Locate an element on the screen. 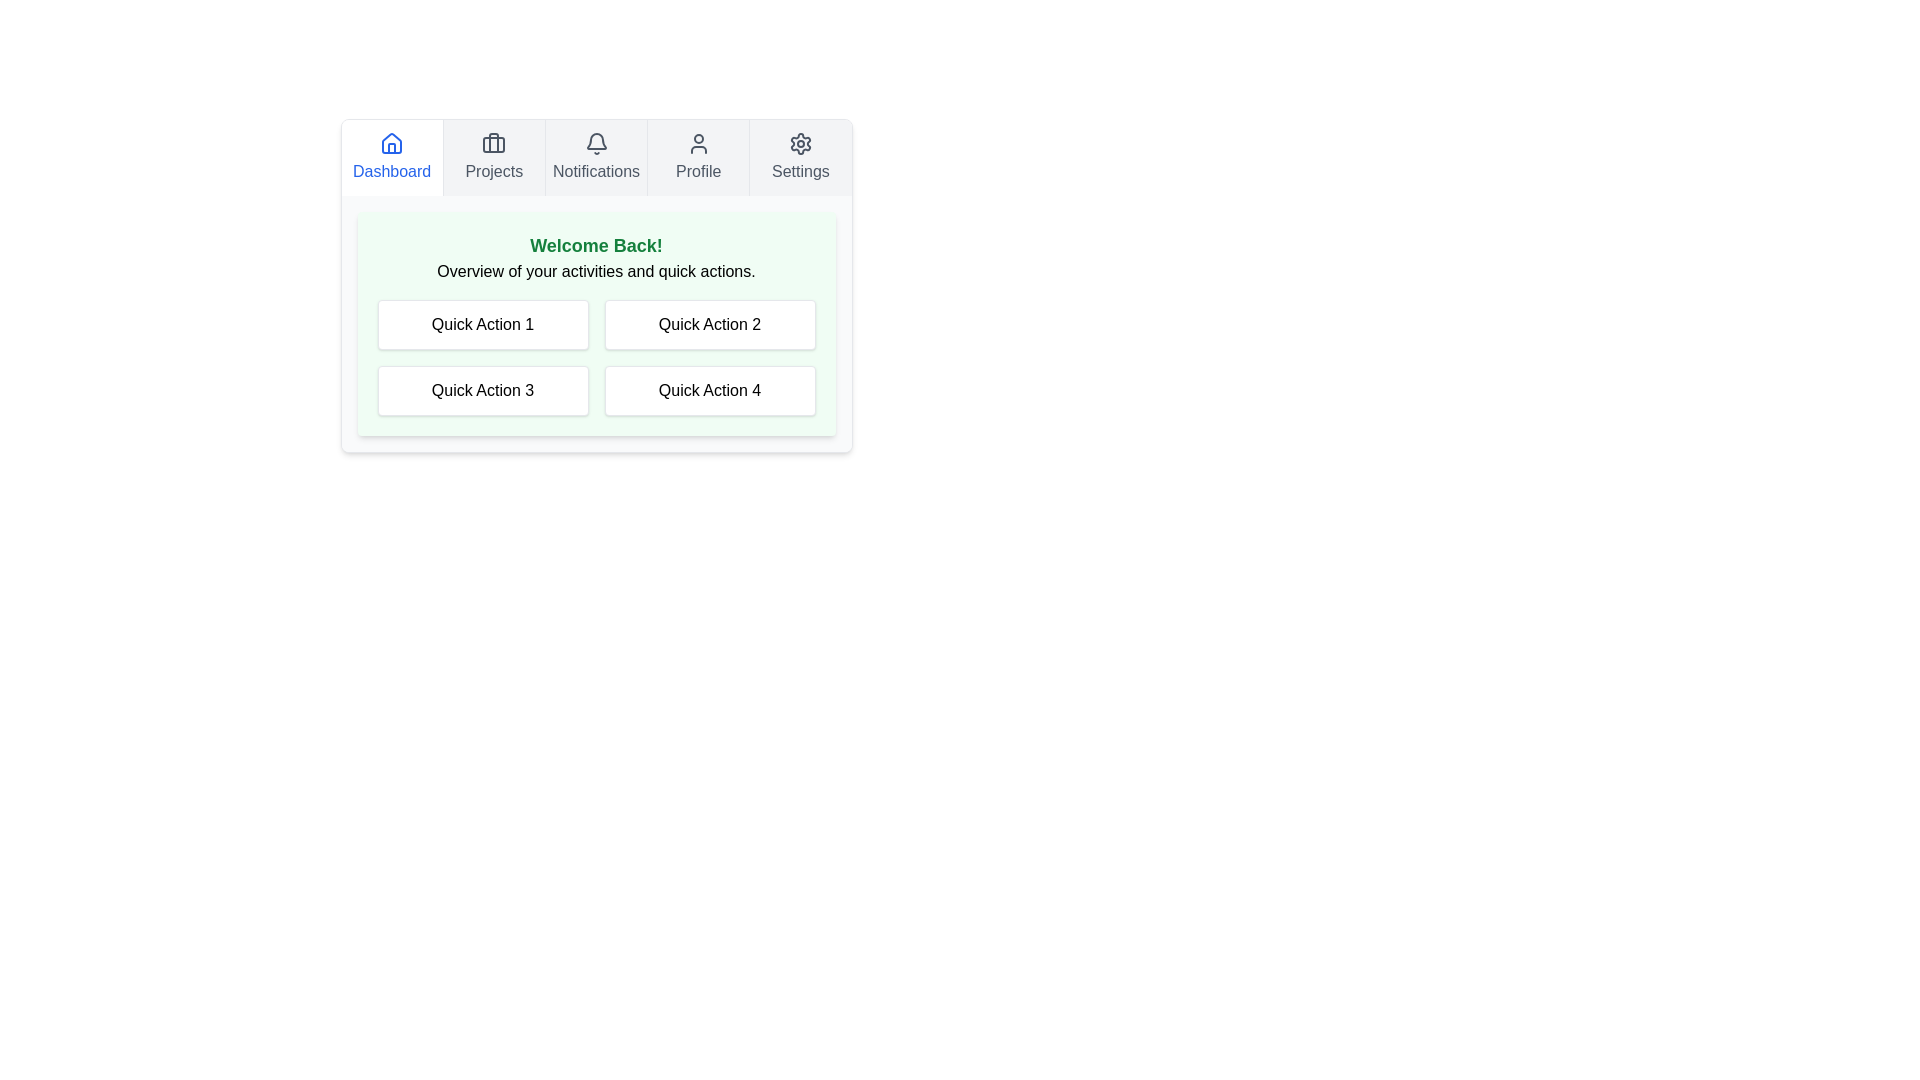 This screenshot has height=1080, width=1920. the 'Quick Action 2' button is located at coordinates (710, 323).